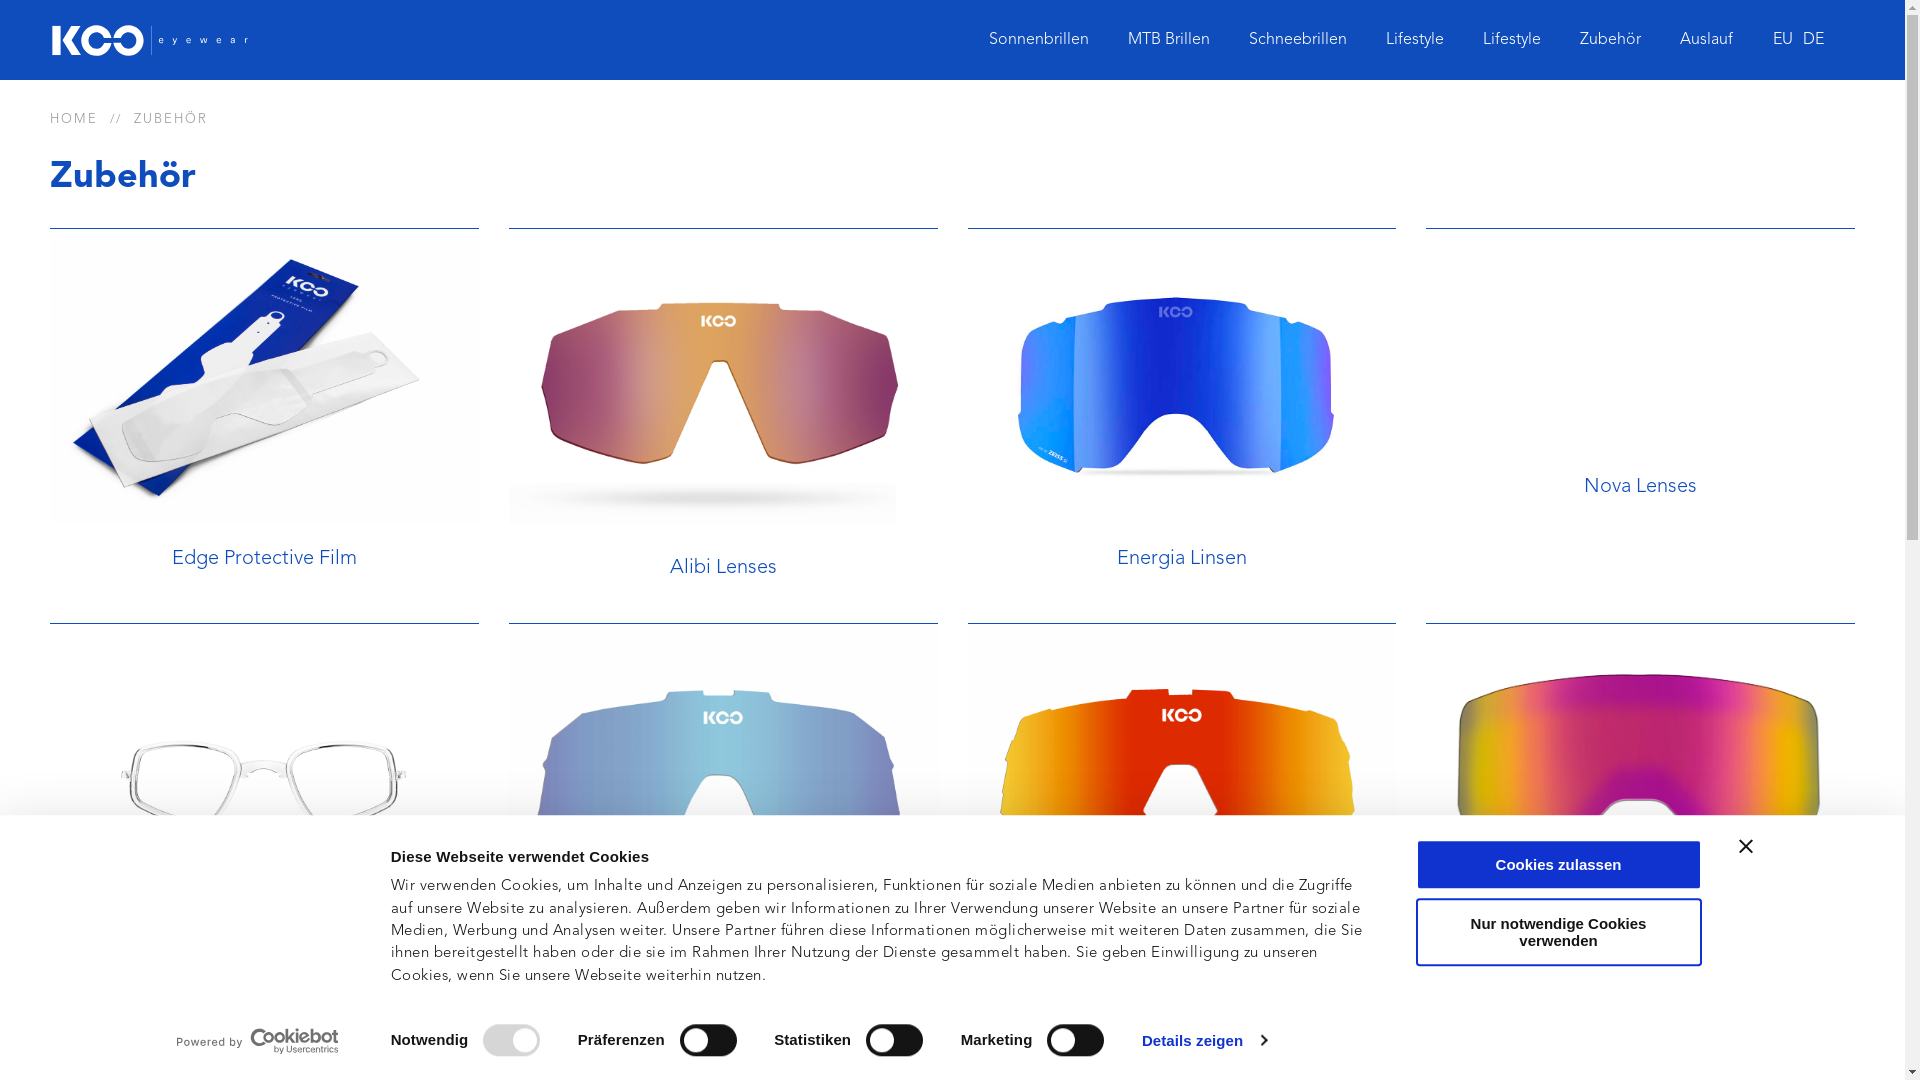  I want to click on 'HOME', so click(73, 119).